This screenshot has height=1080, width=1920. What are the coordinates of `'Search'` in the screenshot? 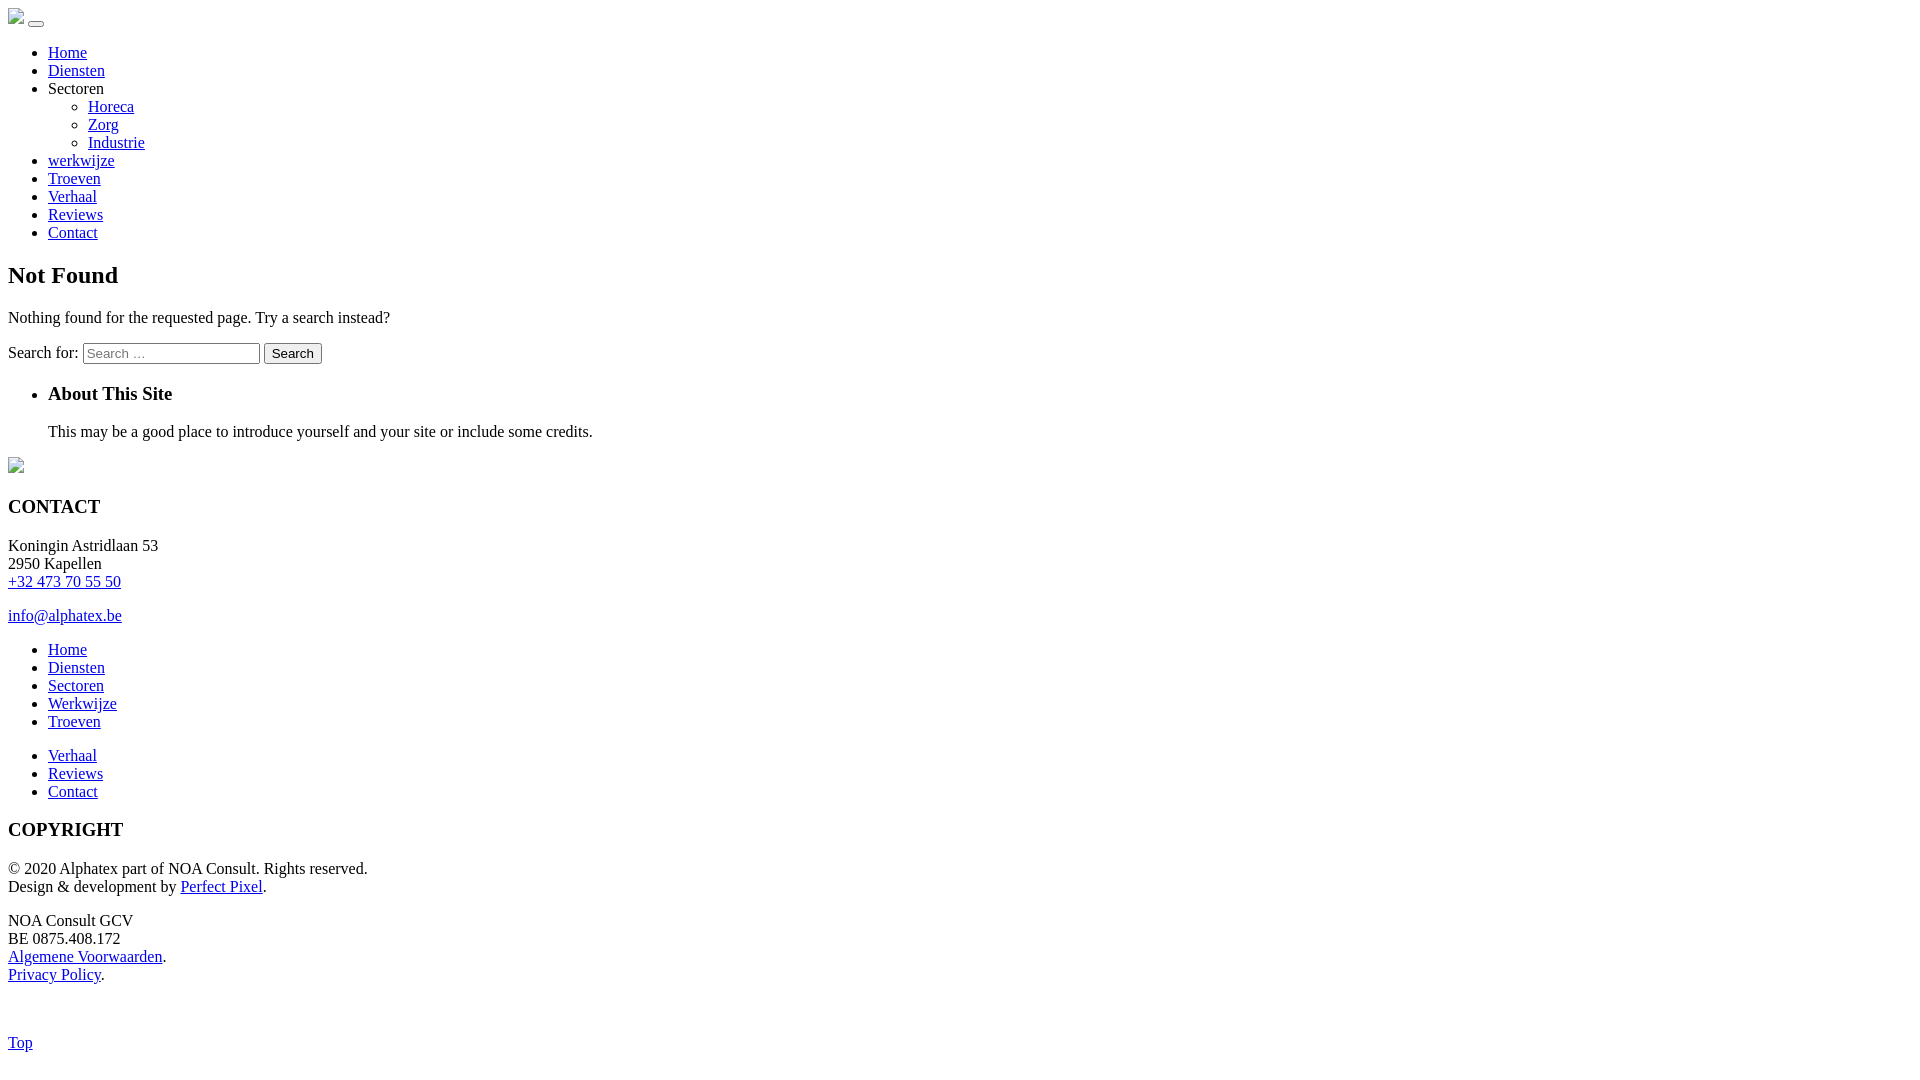 It's located at (263, 352).